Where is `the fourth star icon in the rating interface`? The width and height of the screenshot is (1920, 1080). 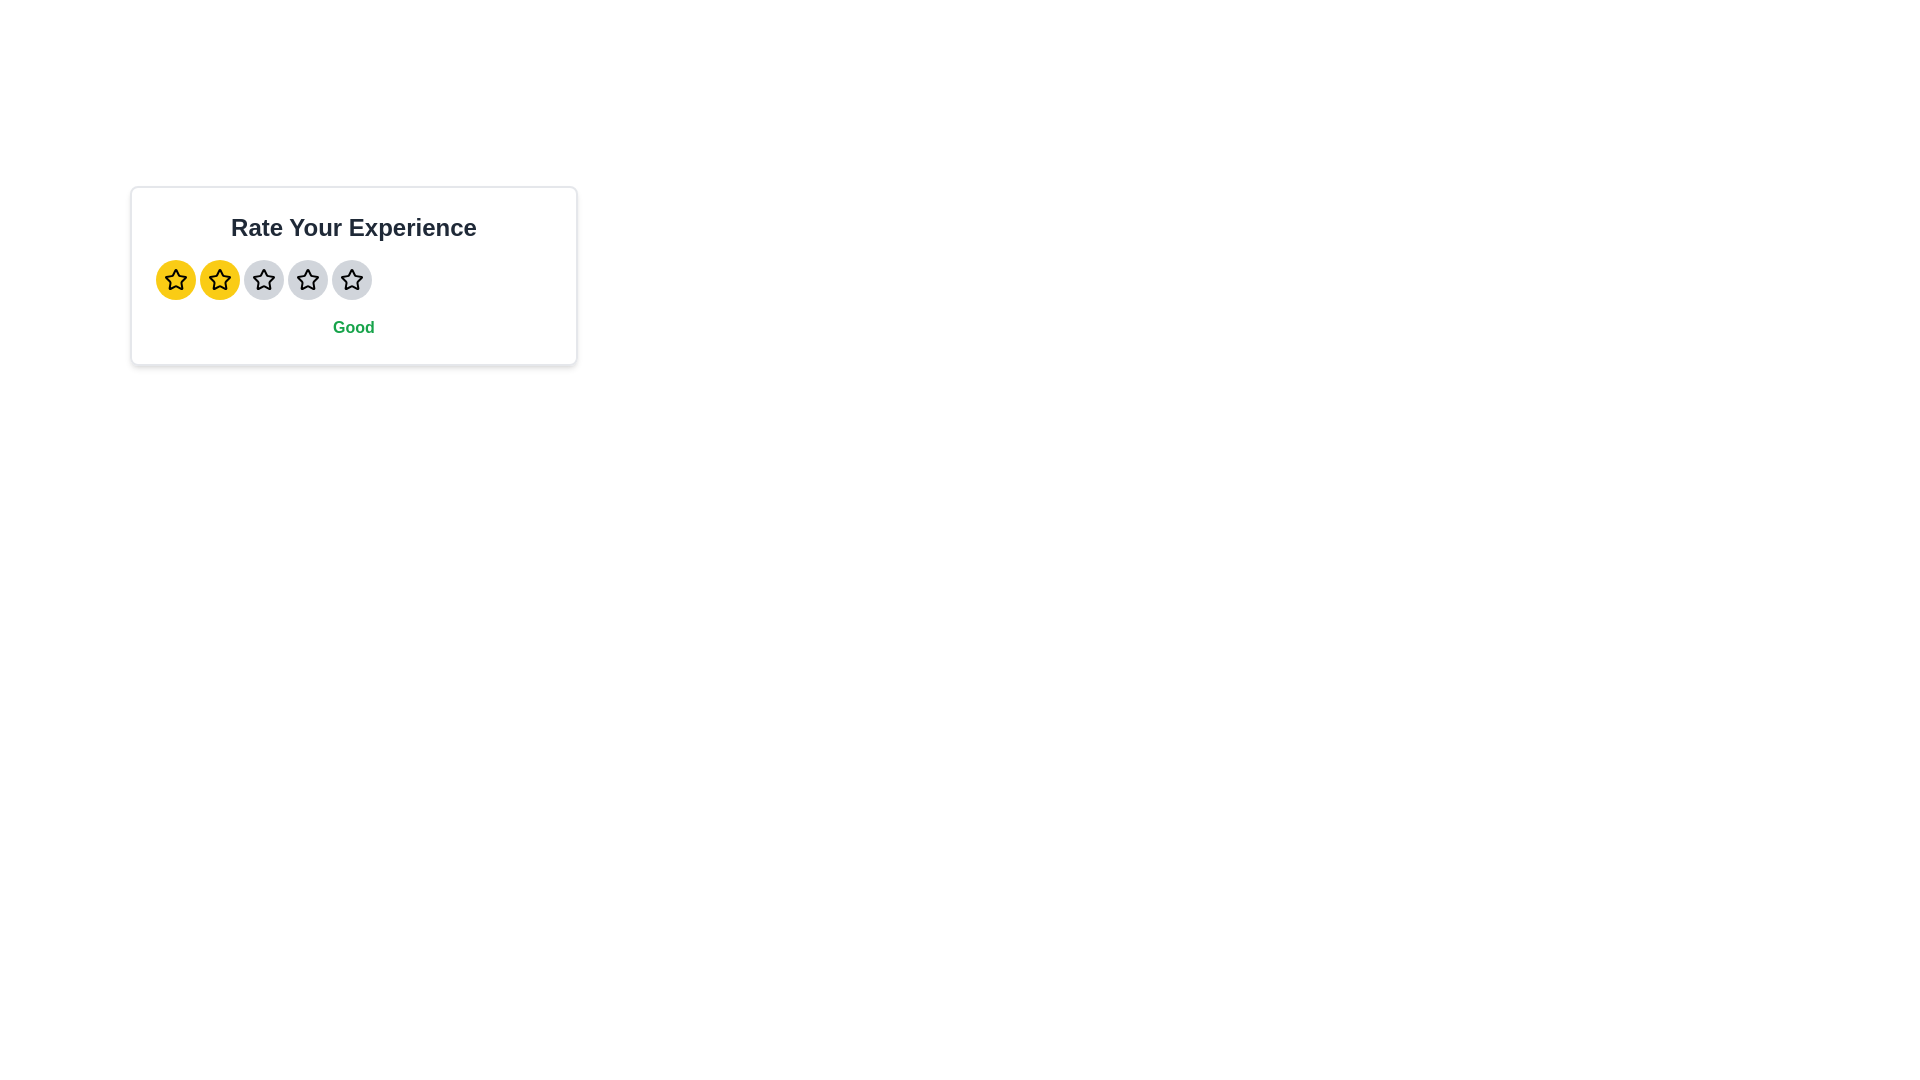
the fourth star icon in the rating interface is located at coordinates (351, 280).